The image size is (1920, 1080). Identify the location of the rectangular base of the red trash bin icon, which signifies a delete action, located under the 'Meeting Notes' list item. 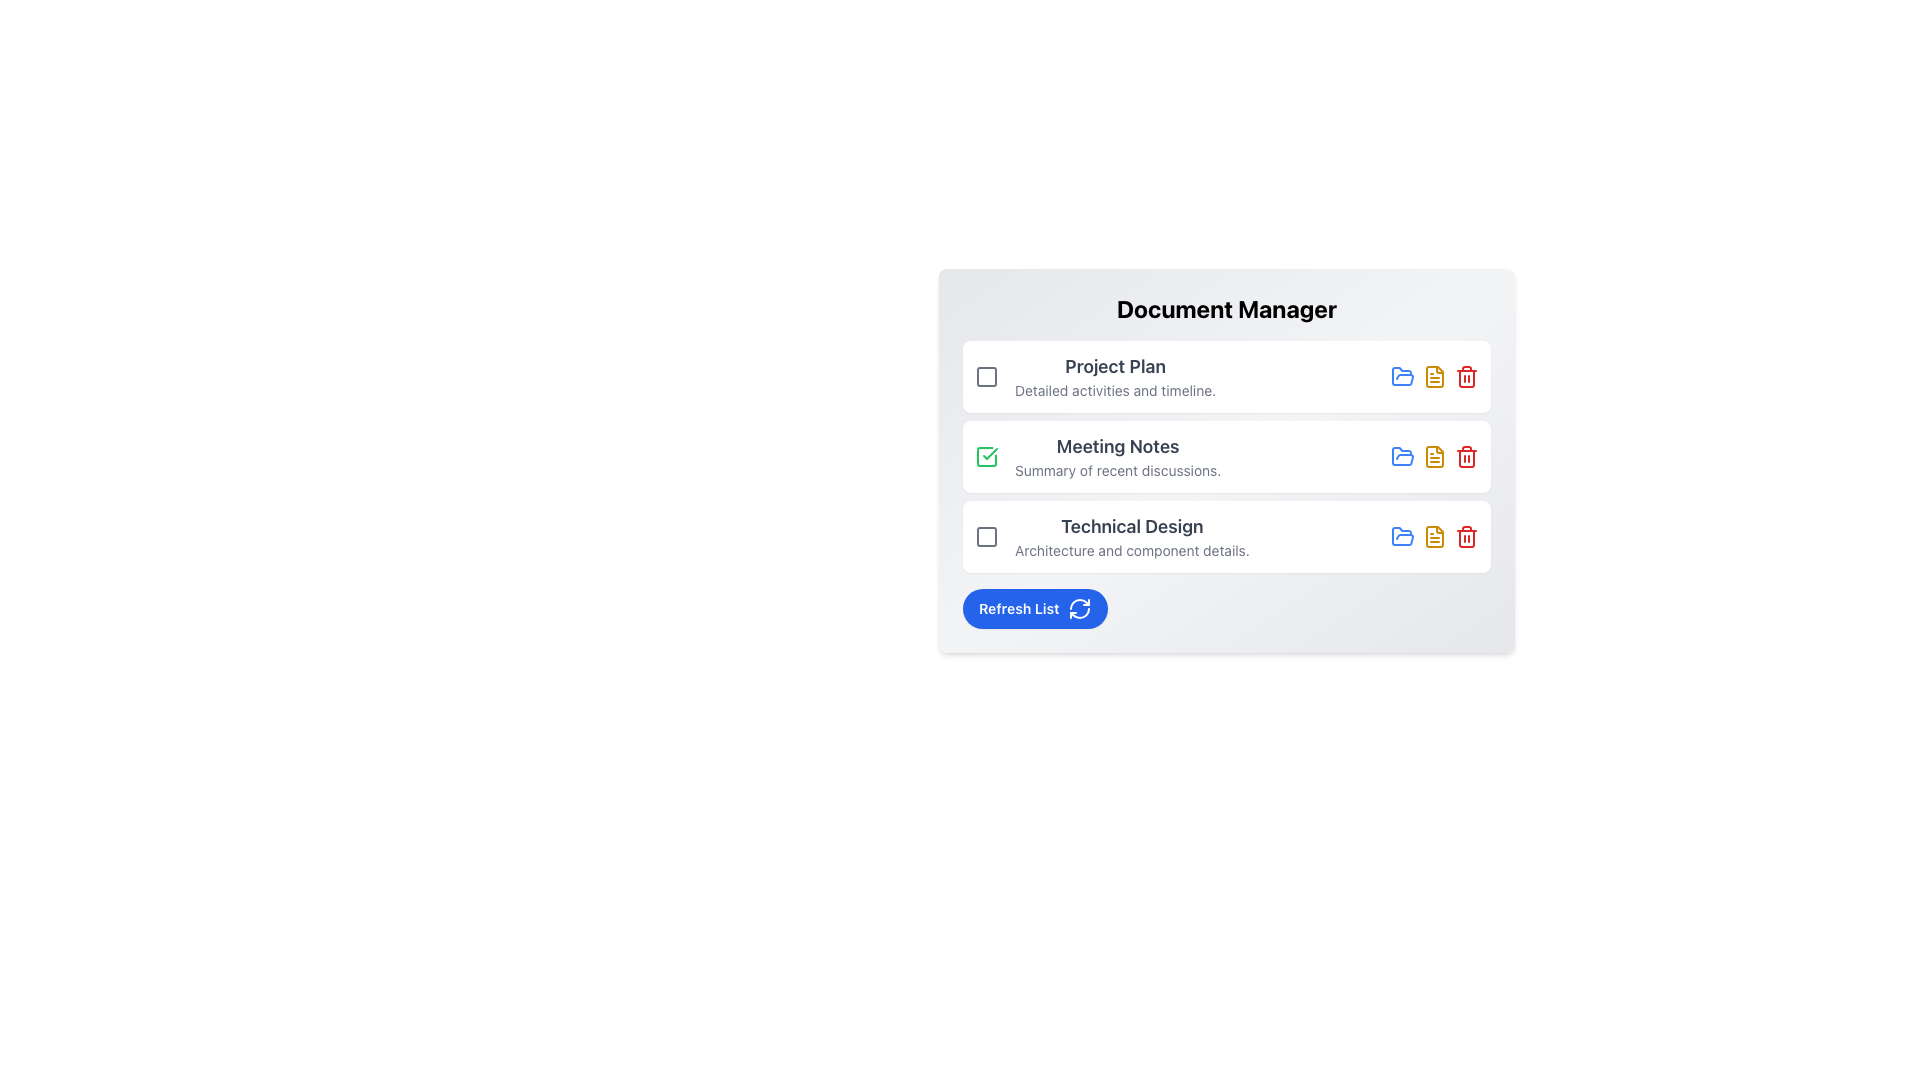
(1467, 378).